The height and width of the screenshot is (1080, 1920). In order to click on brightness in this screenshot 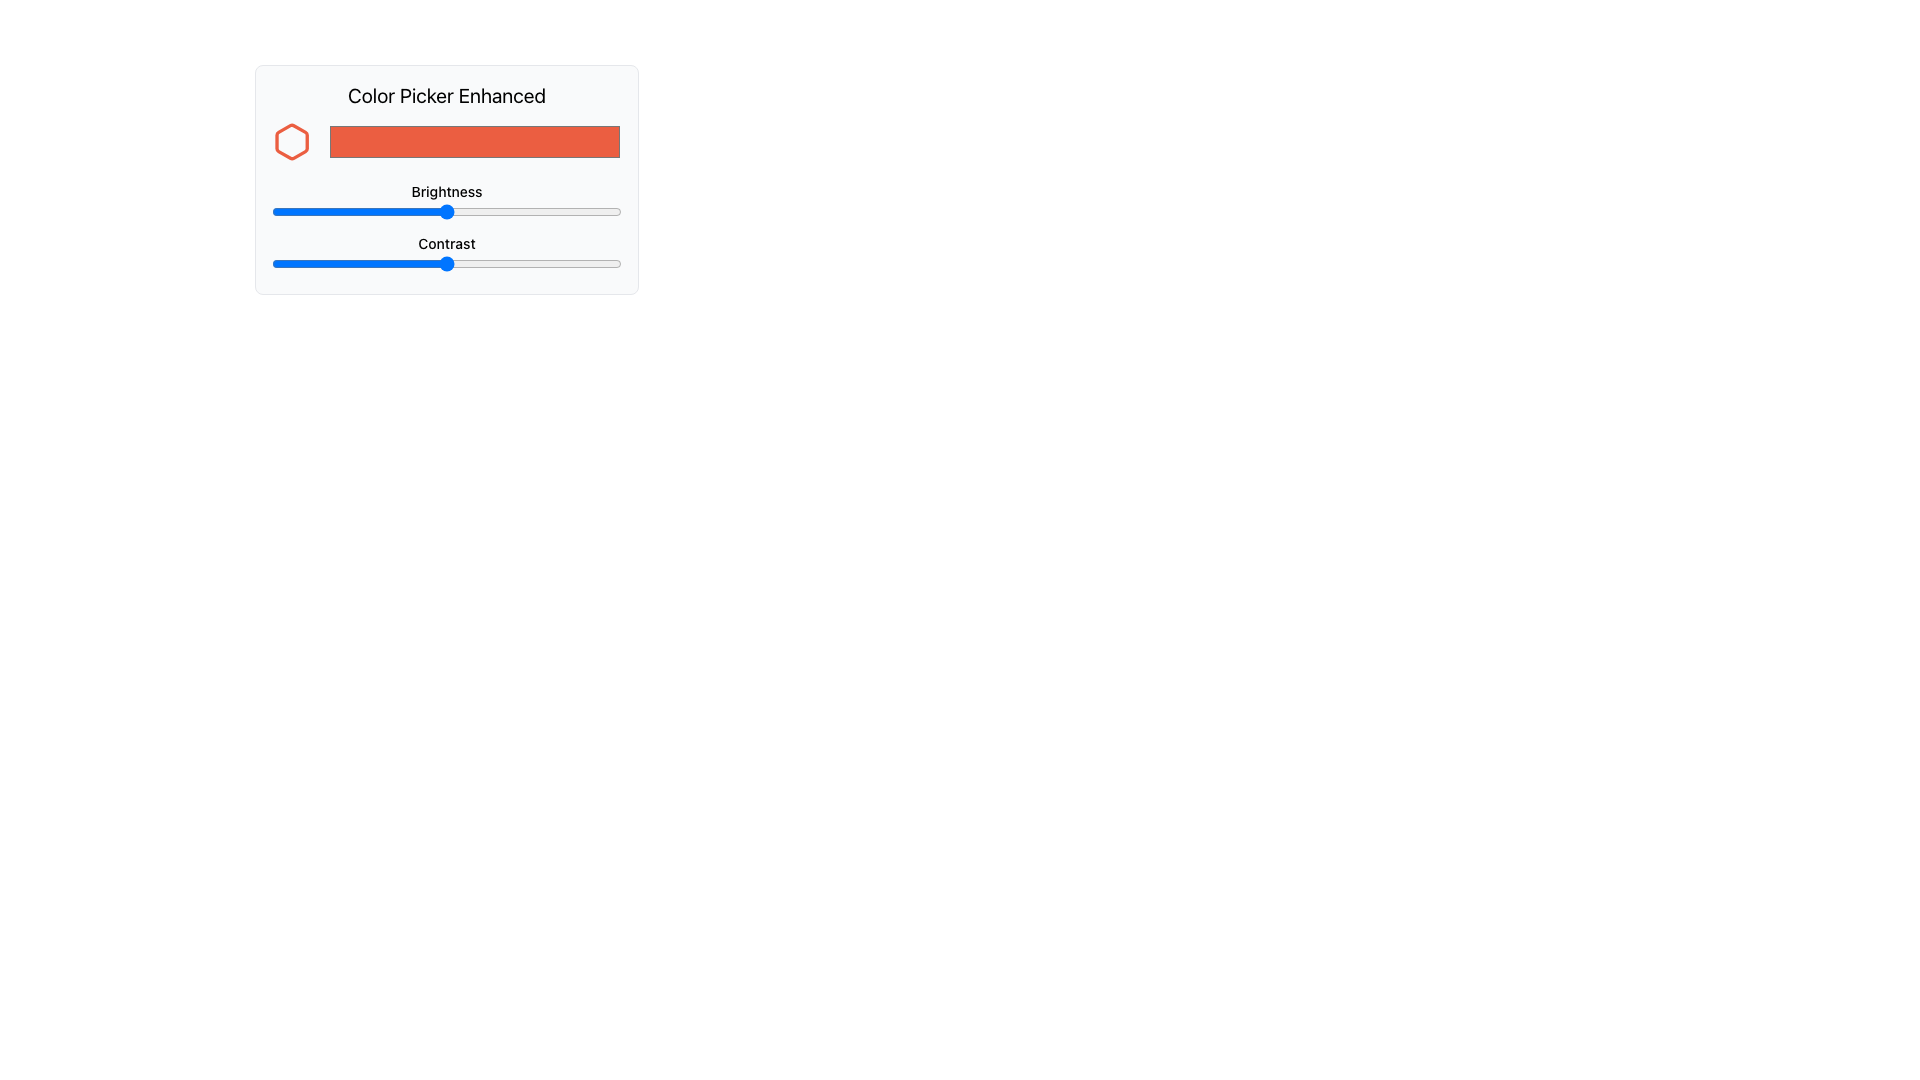, I will do `click(537, 212)`.